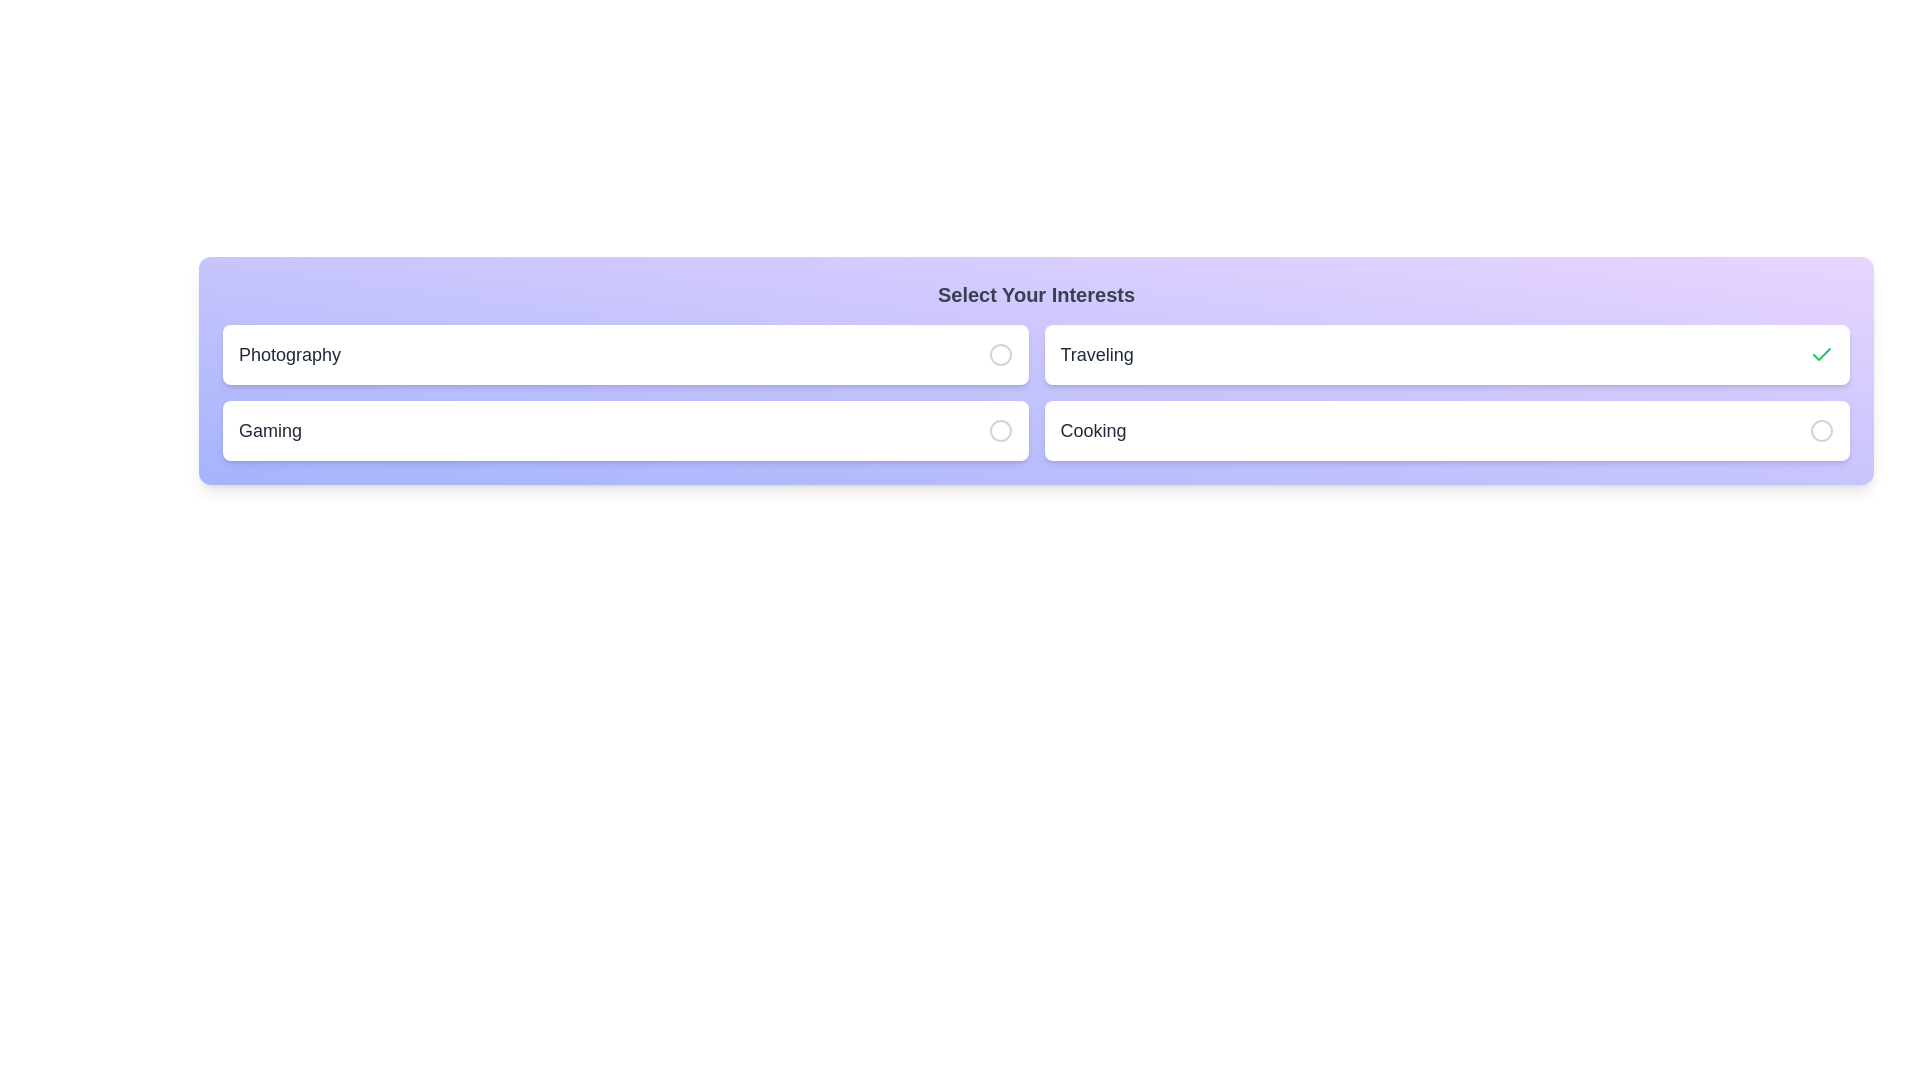 This screenshot has width=1920, height=1080. What do you see at coordinates (624, 430) in the screenshot?
I see `the interest item Gaming` at bounding box center [624, 430].